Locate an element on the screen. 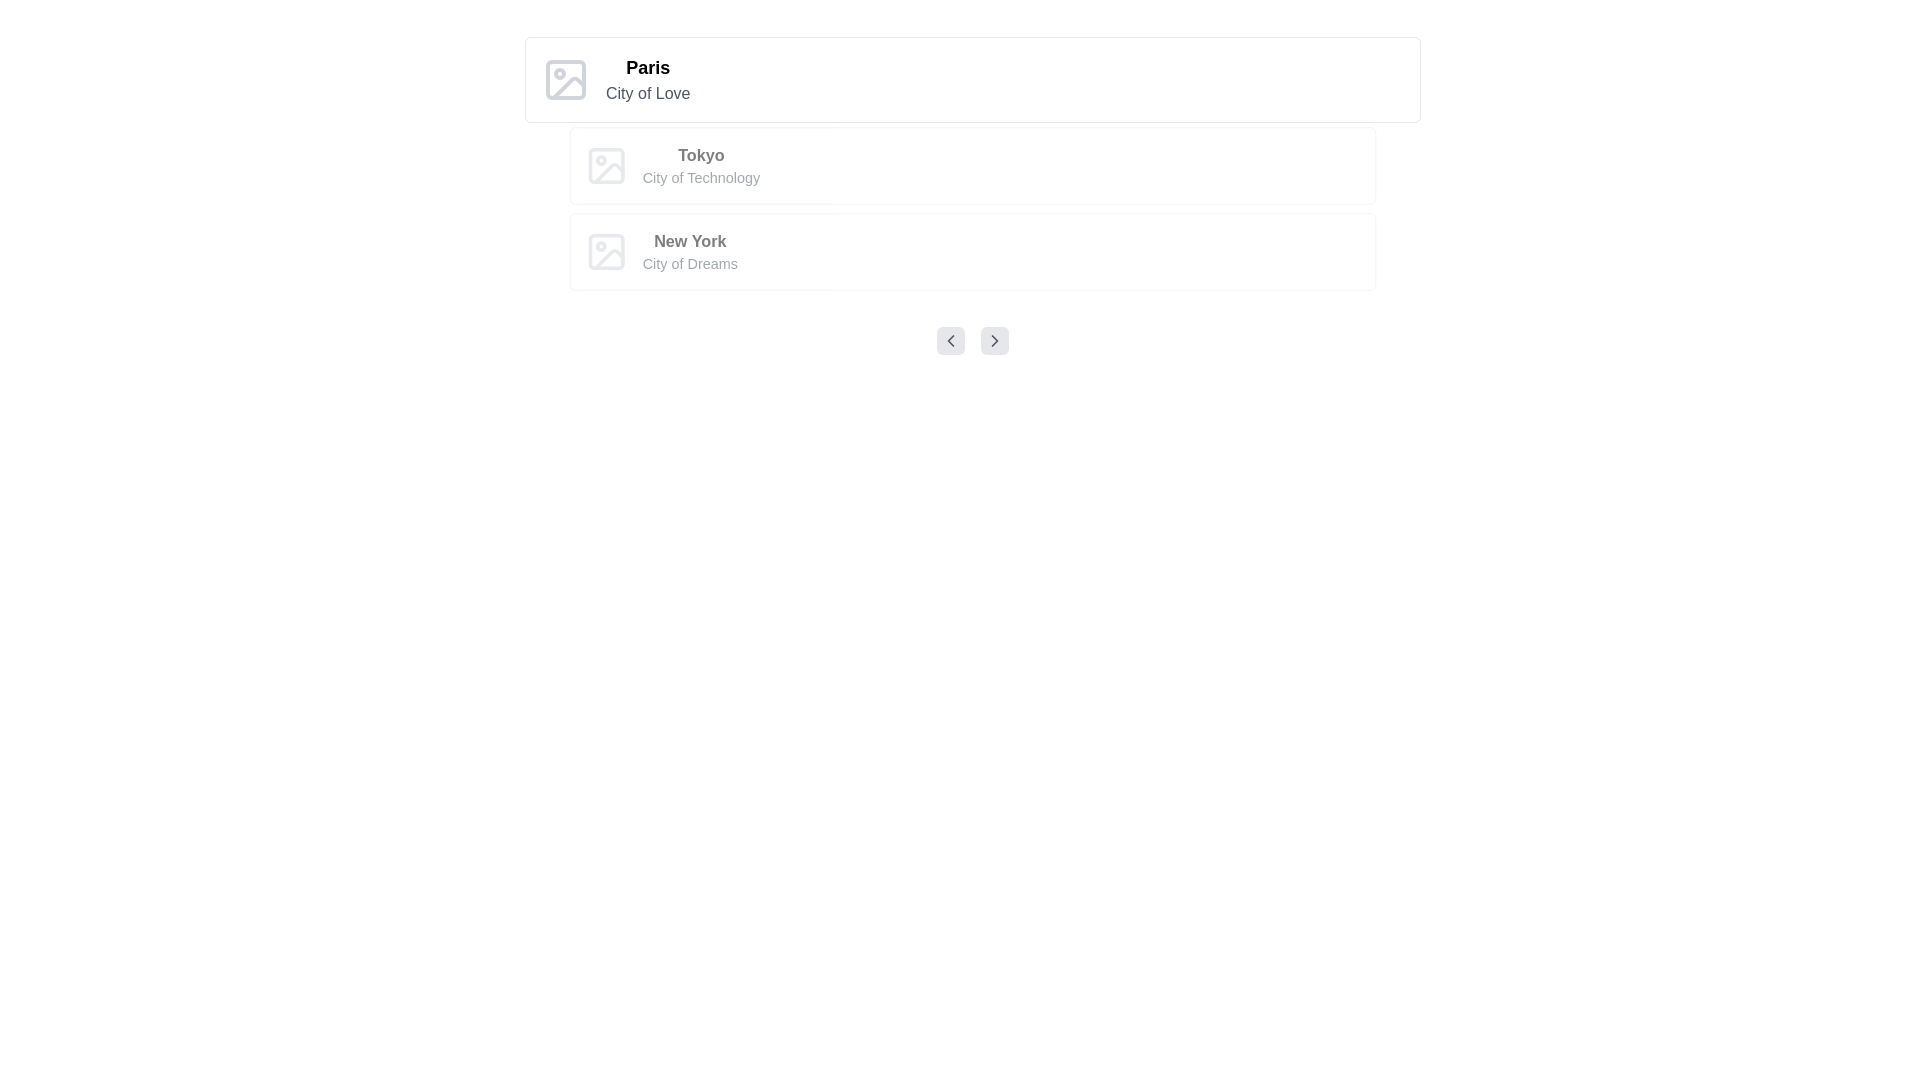 This screenshot has height=1080, width=1920. the bold, large-font text displaying 'Paris' is located at coordinates (648, 67).